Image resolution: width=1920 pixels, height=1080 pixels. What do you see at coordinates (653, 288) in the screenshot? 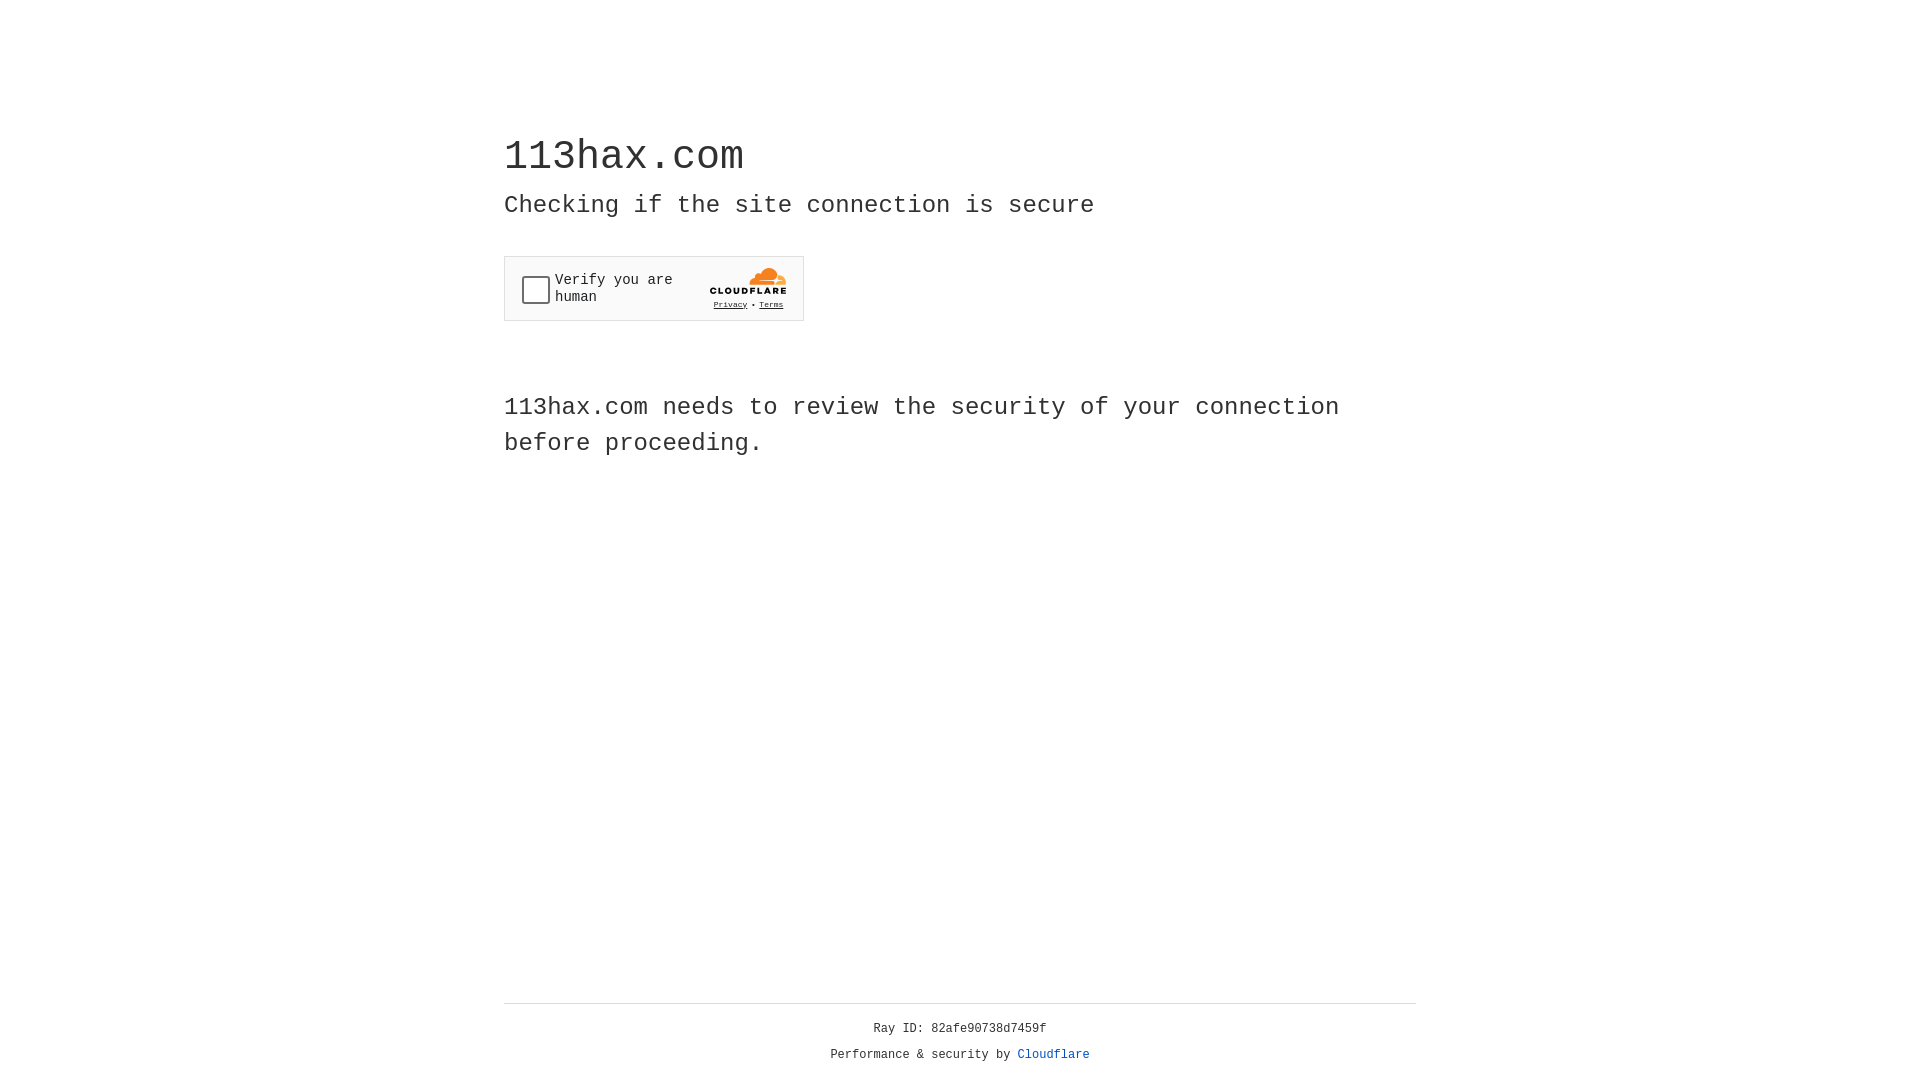
I see `'Widget containing a Cloudflare security challenge'` at bounding box center [653, 288].